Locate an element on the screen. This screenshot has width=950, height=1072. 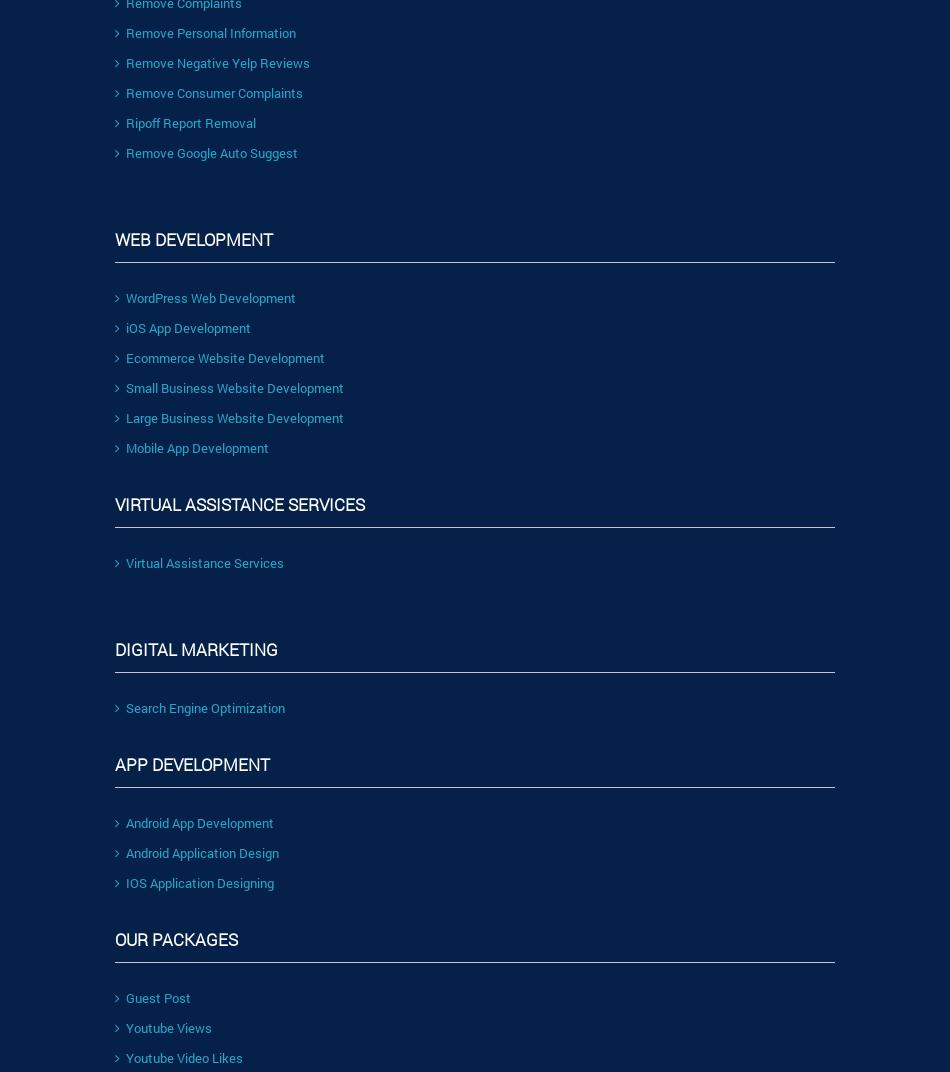
'Remove Personal Information' is located at coordinates (210, 31).